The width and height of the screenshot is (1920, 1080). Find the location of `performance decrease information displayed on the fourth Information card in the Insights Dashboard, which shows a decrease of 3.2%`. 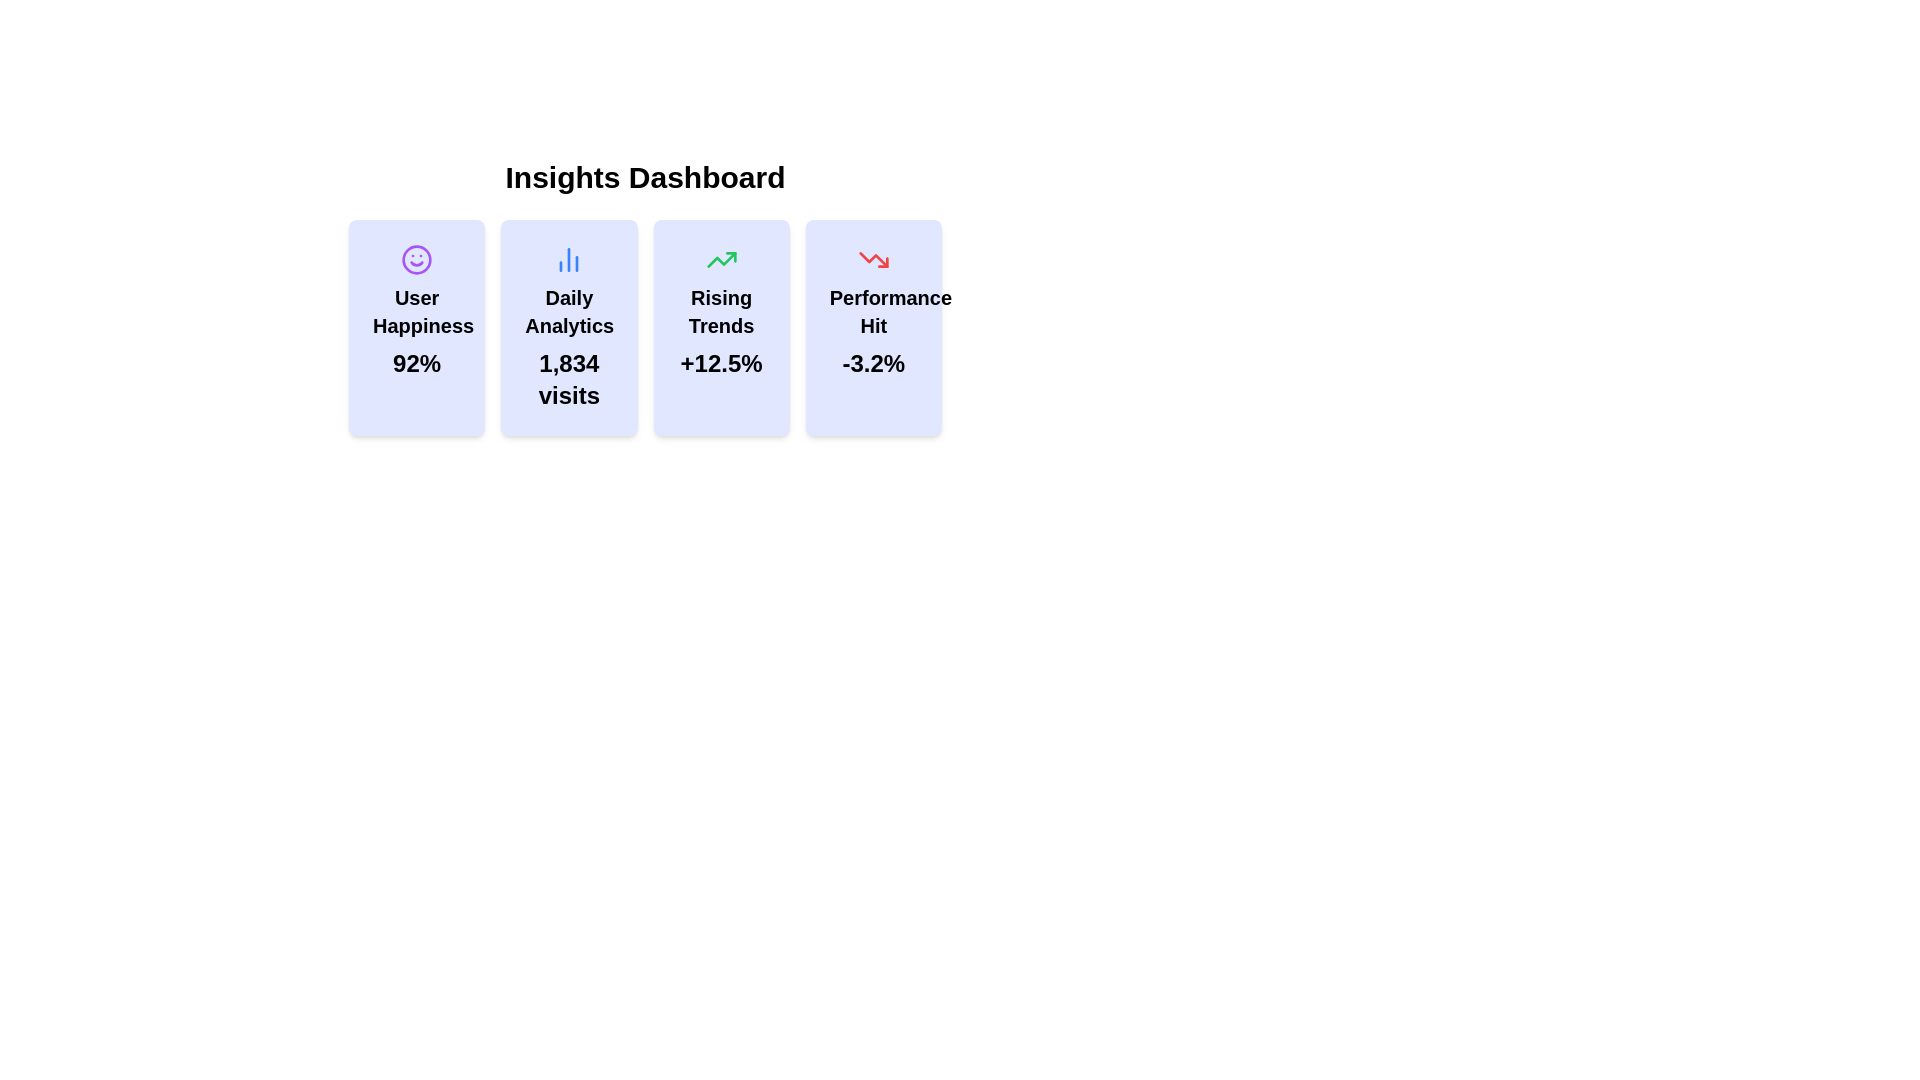

performance decrease information displayed on the fourth Information card in the Insights Dashboard, which shows a decrease of 3.2% is located at coordinates (873, 326).